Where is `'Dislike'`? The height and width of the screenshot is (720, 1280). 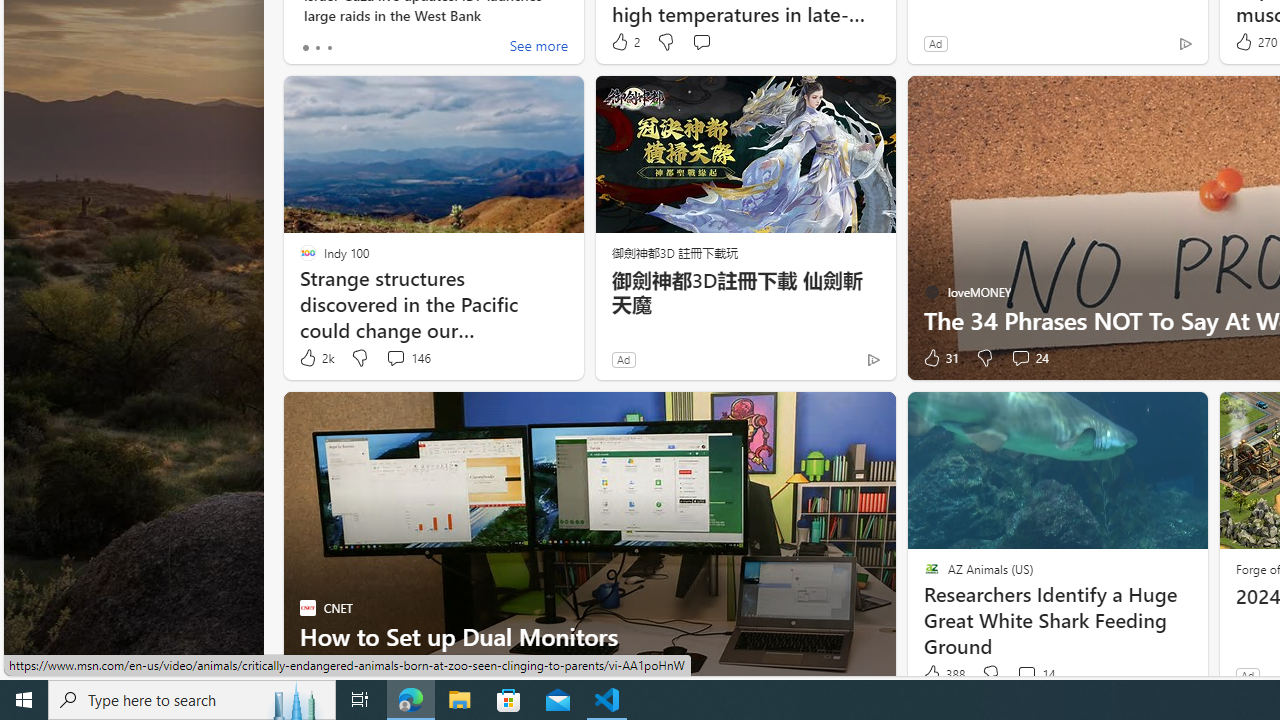
'Dislike' is located at coordinates (990, 674).